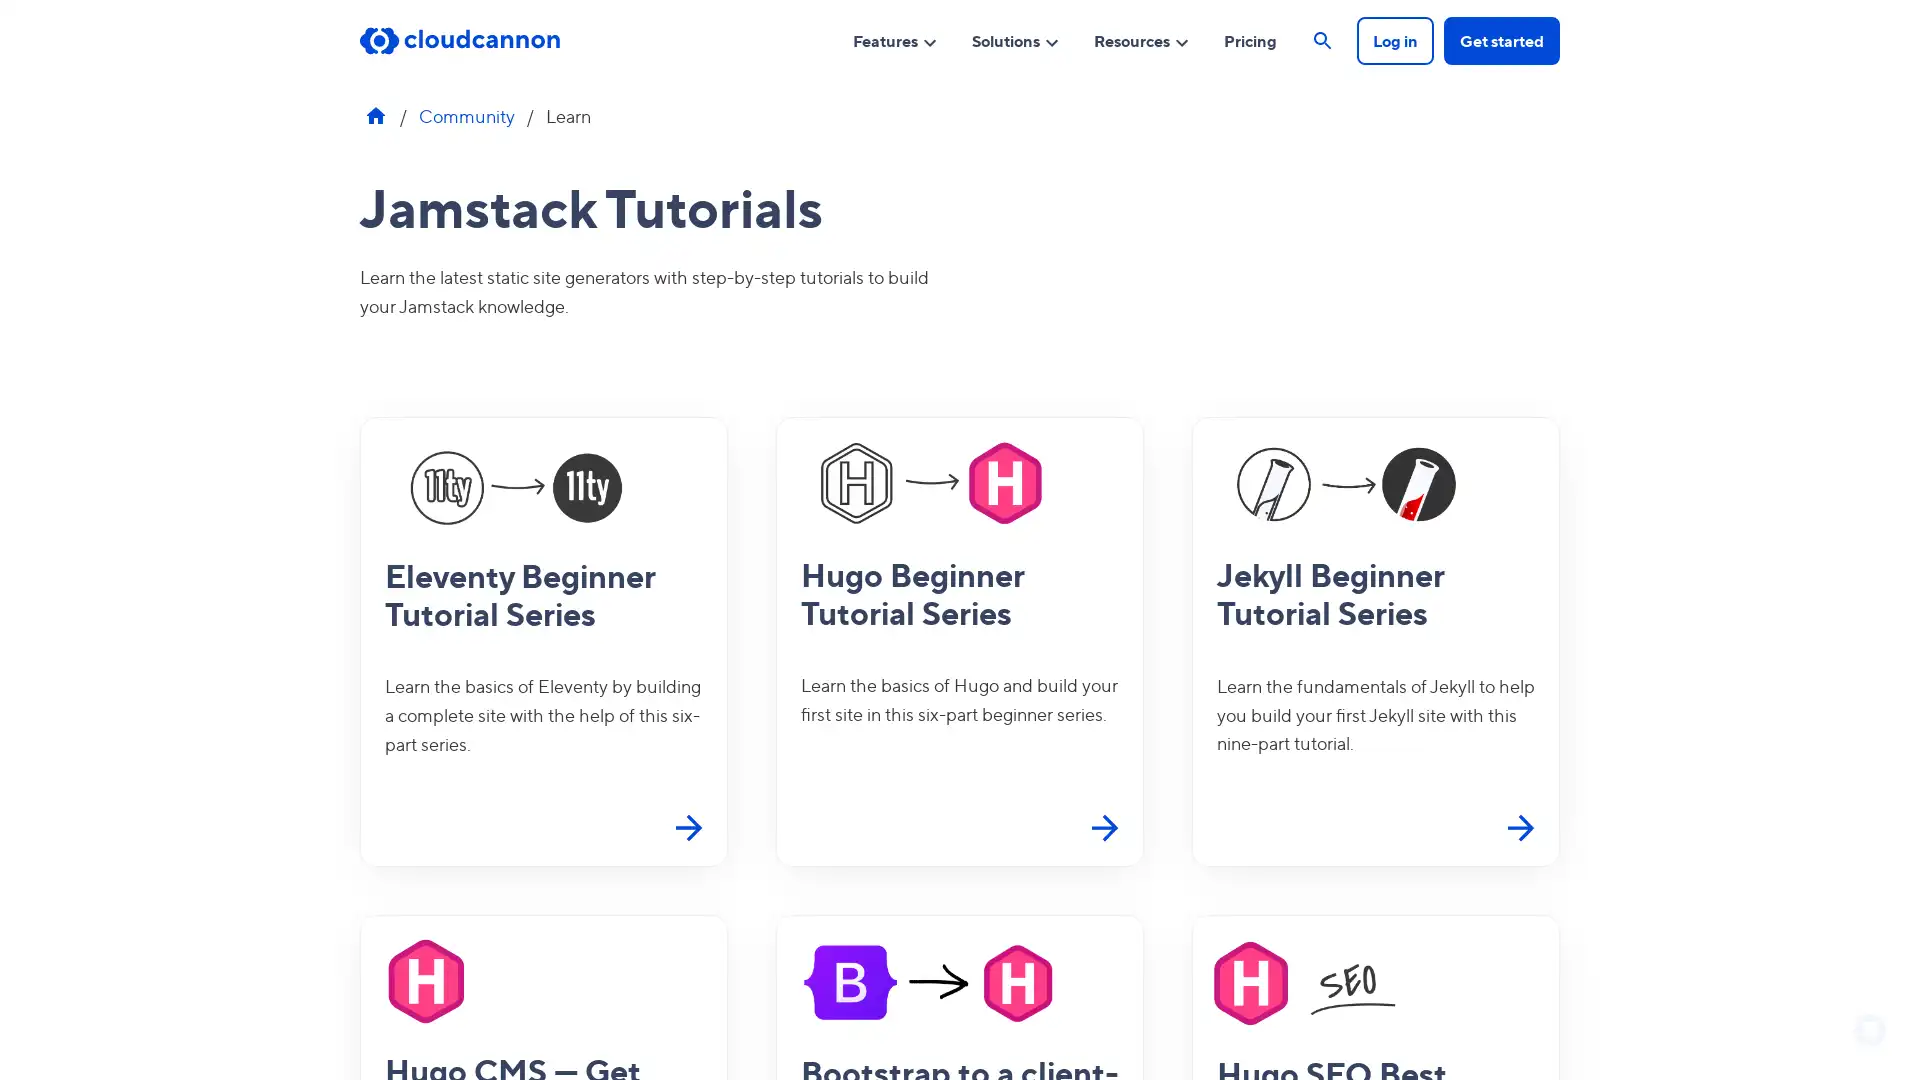 This screenshot has width=1920, height=1080. I want to click on Solutions, so click(1016, 39).